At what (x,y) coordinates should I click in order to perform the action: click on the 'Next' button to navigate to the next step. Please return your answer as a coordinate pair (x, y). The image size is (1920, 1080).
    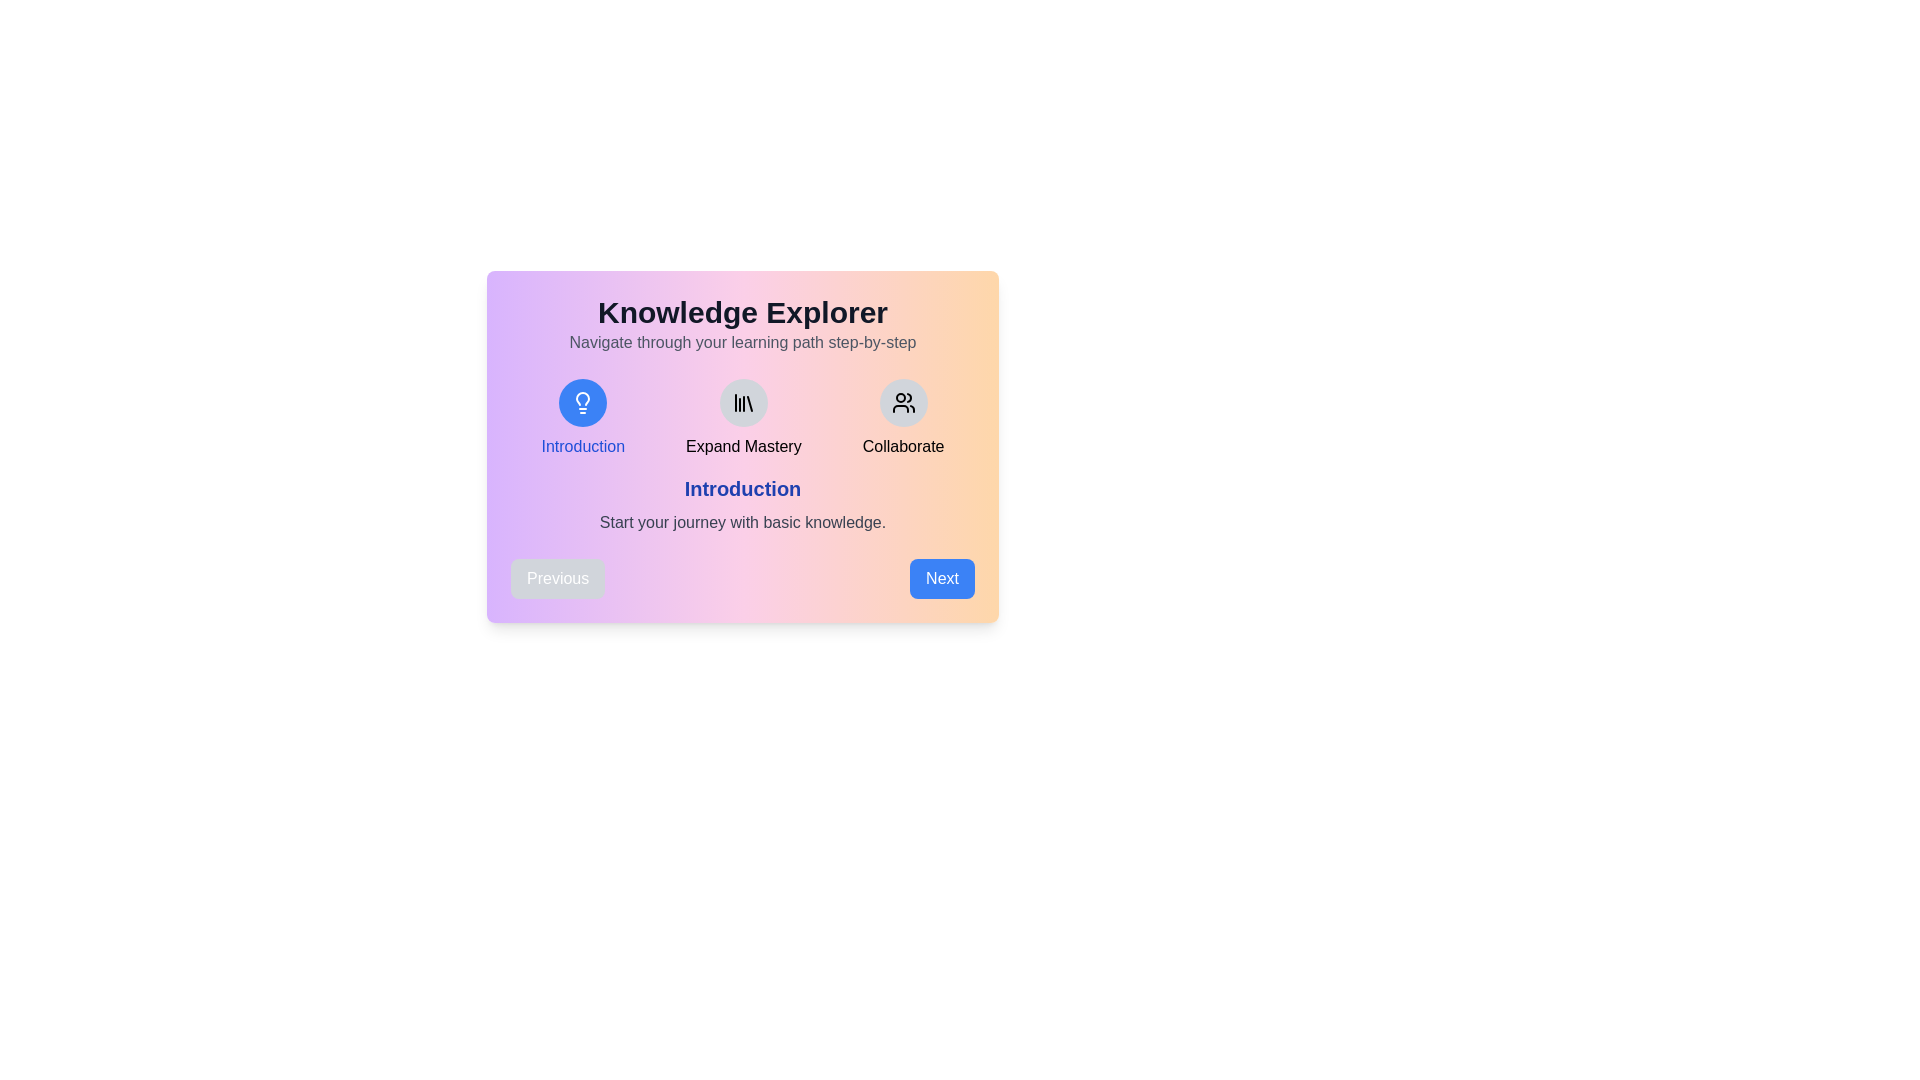
    Looking at the image, I should click on (941, 578).